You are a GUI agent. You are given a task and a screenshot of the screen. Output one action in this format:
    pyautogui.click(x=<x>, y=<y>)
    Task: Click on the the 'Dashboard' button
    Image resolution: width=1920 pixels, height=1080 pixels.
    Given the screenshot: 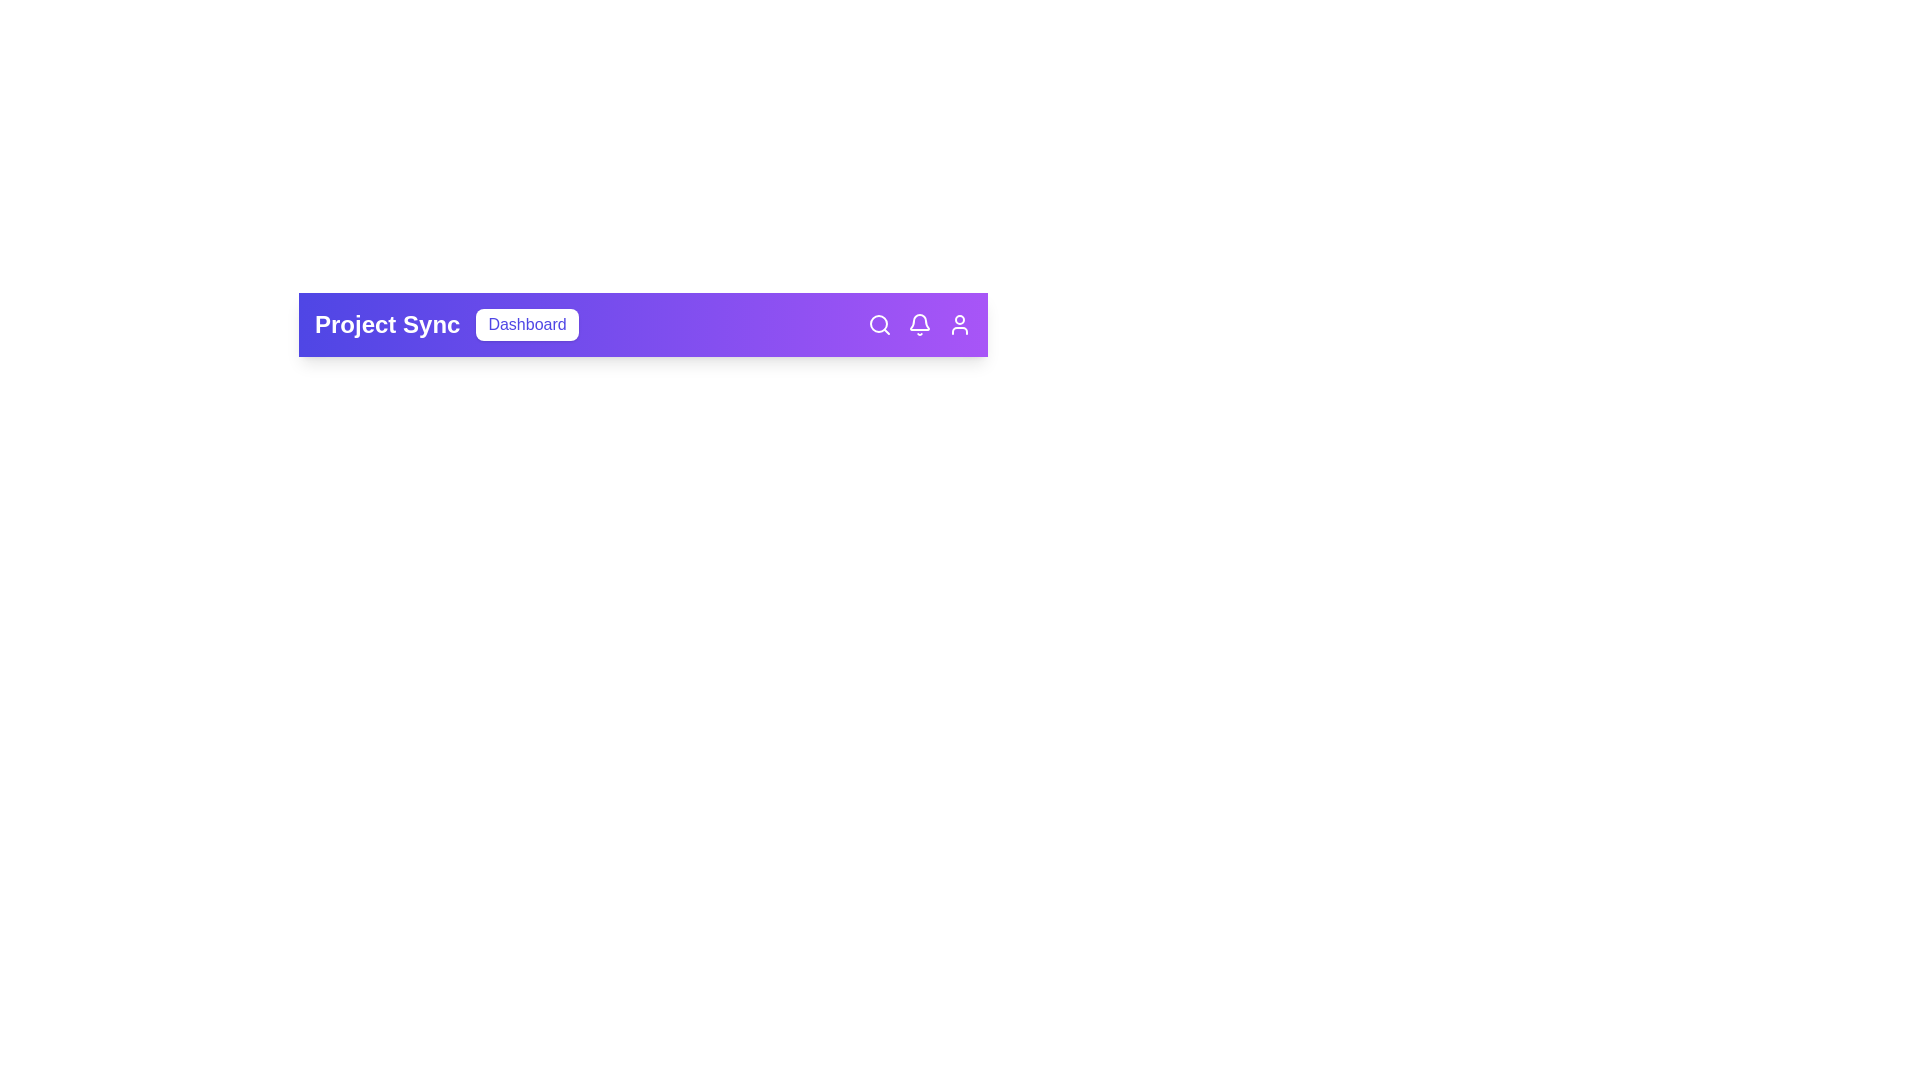 What is the action you would take?
    pyautogui.click(x=527, y=323)
    